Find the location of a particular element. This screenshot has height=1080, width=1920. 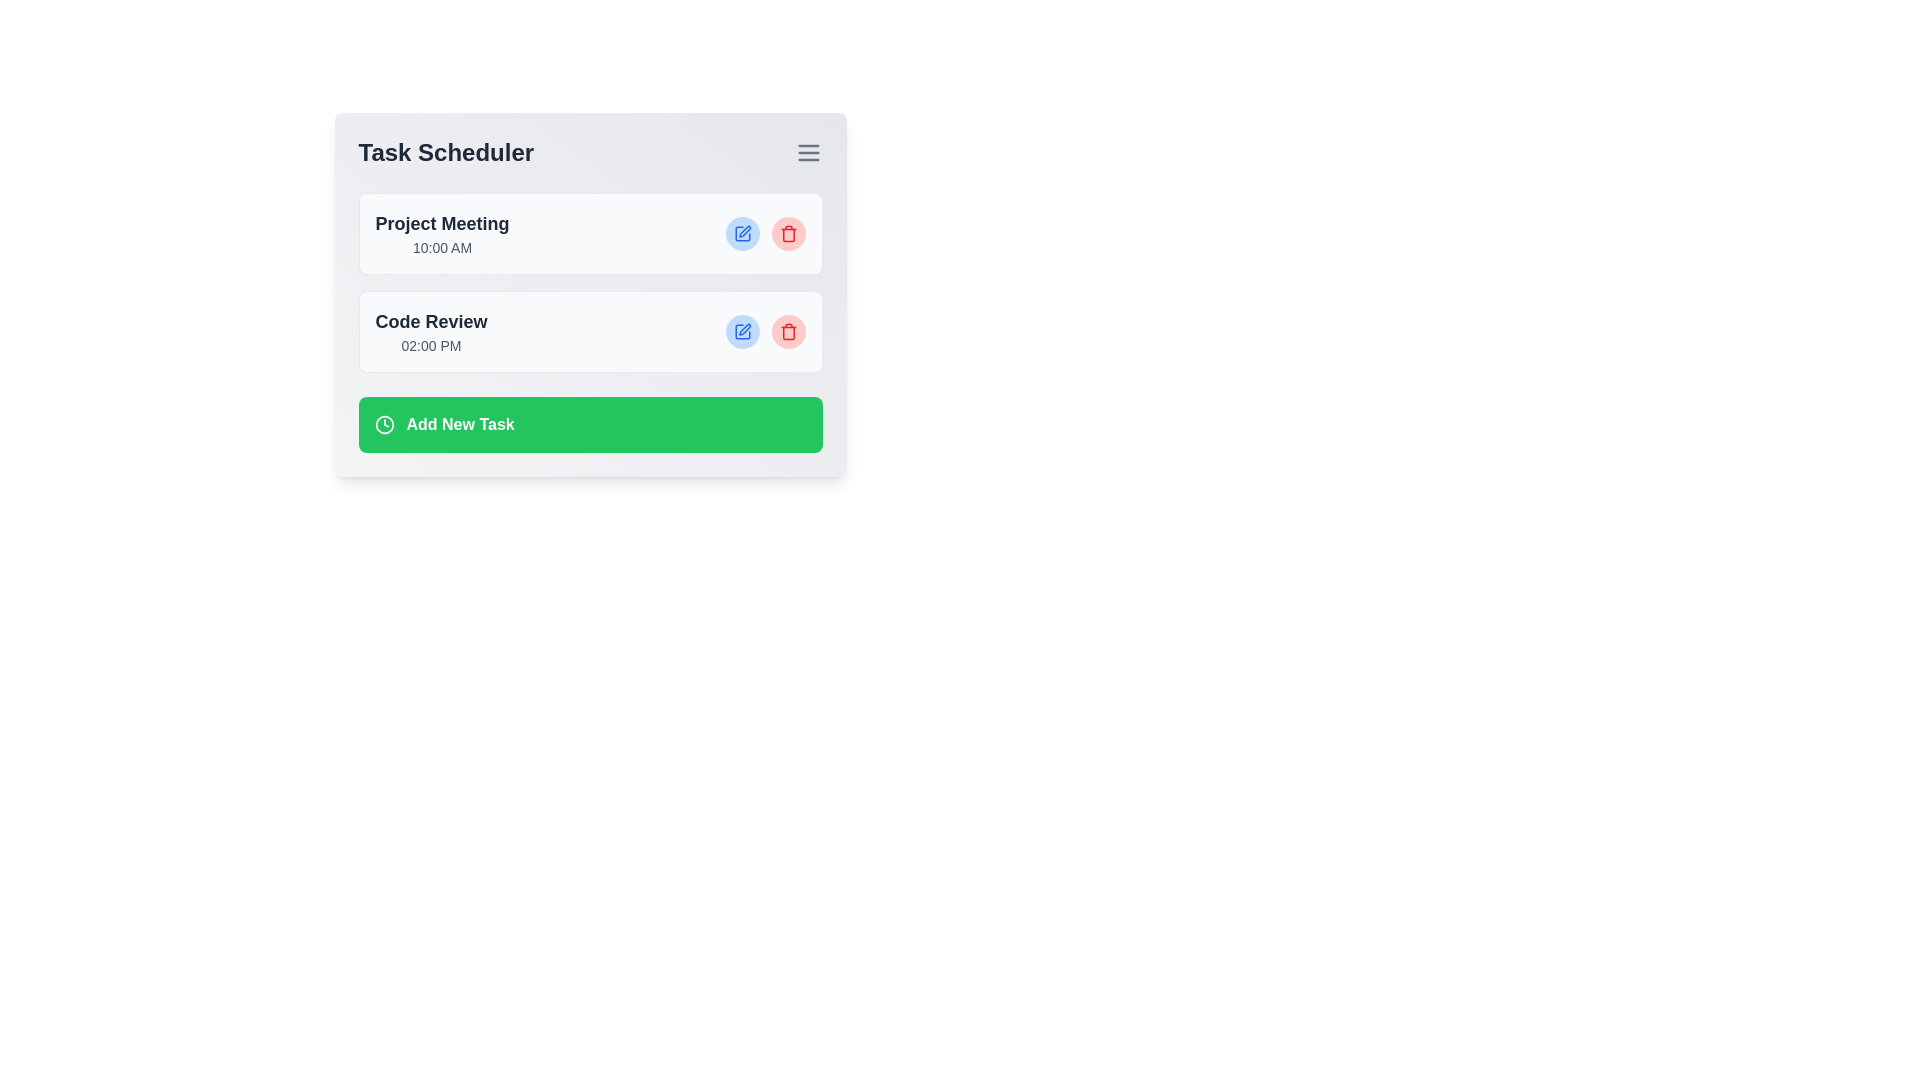

the toggle button located in the top-right corner of the 'Task Scheduler' panel is located at coordinates (808, 152).